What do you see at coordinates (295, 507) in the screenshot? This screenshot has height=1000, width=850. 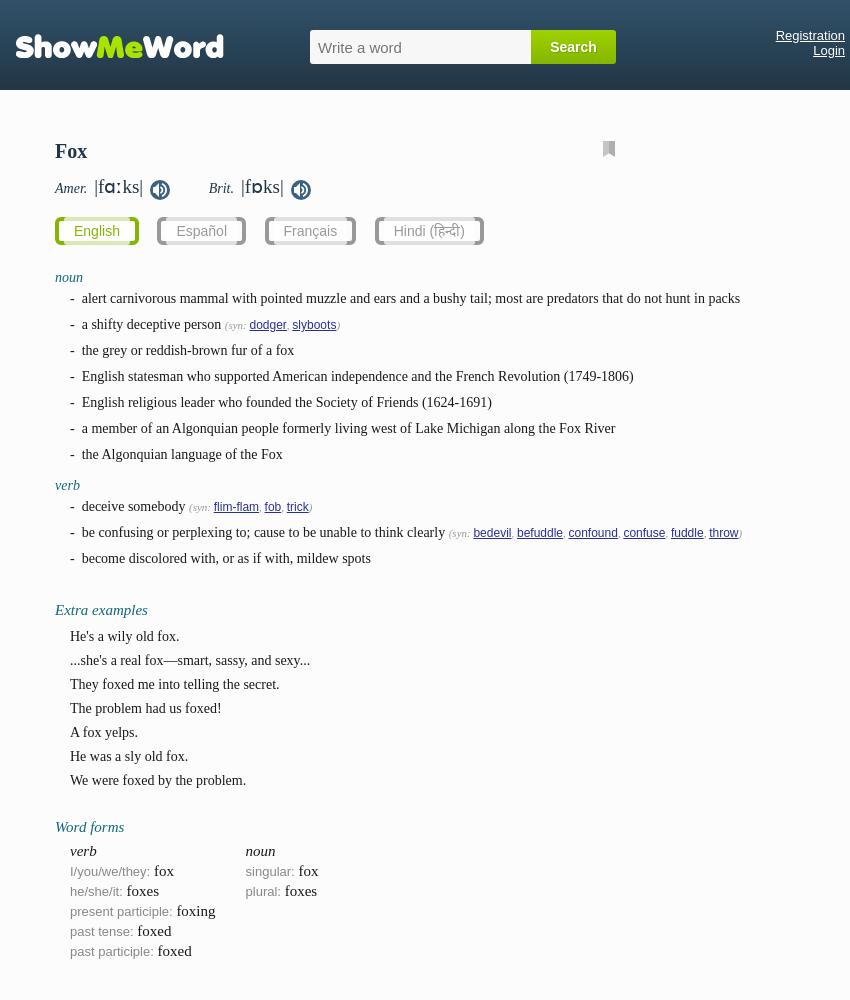 I see `'trick'` at bounding box center [295, 507].